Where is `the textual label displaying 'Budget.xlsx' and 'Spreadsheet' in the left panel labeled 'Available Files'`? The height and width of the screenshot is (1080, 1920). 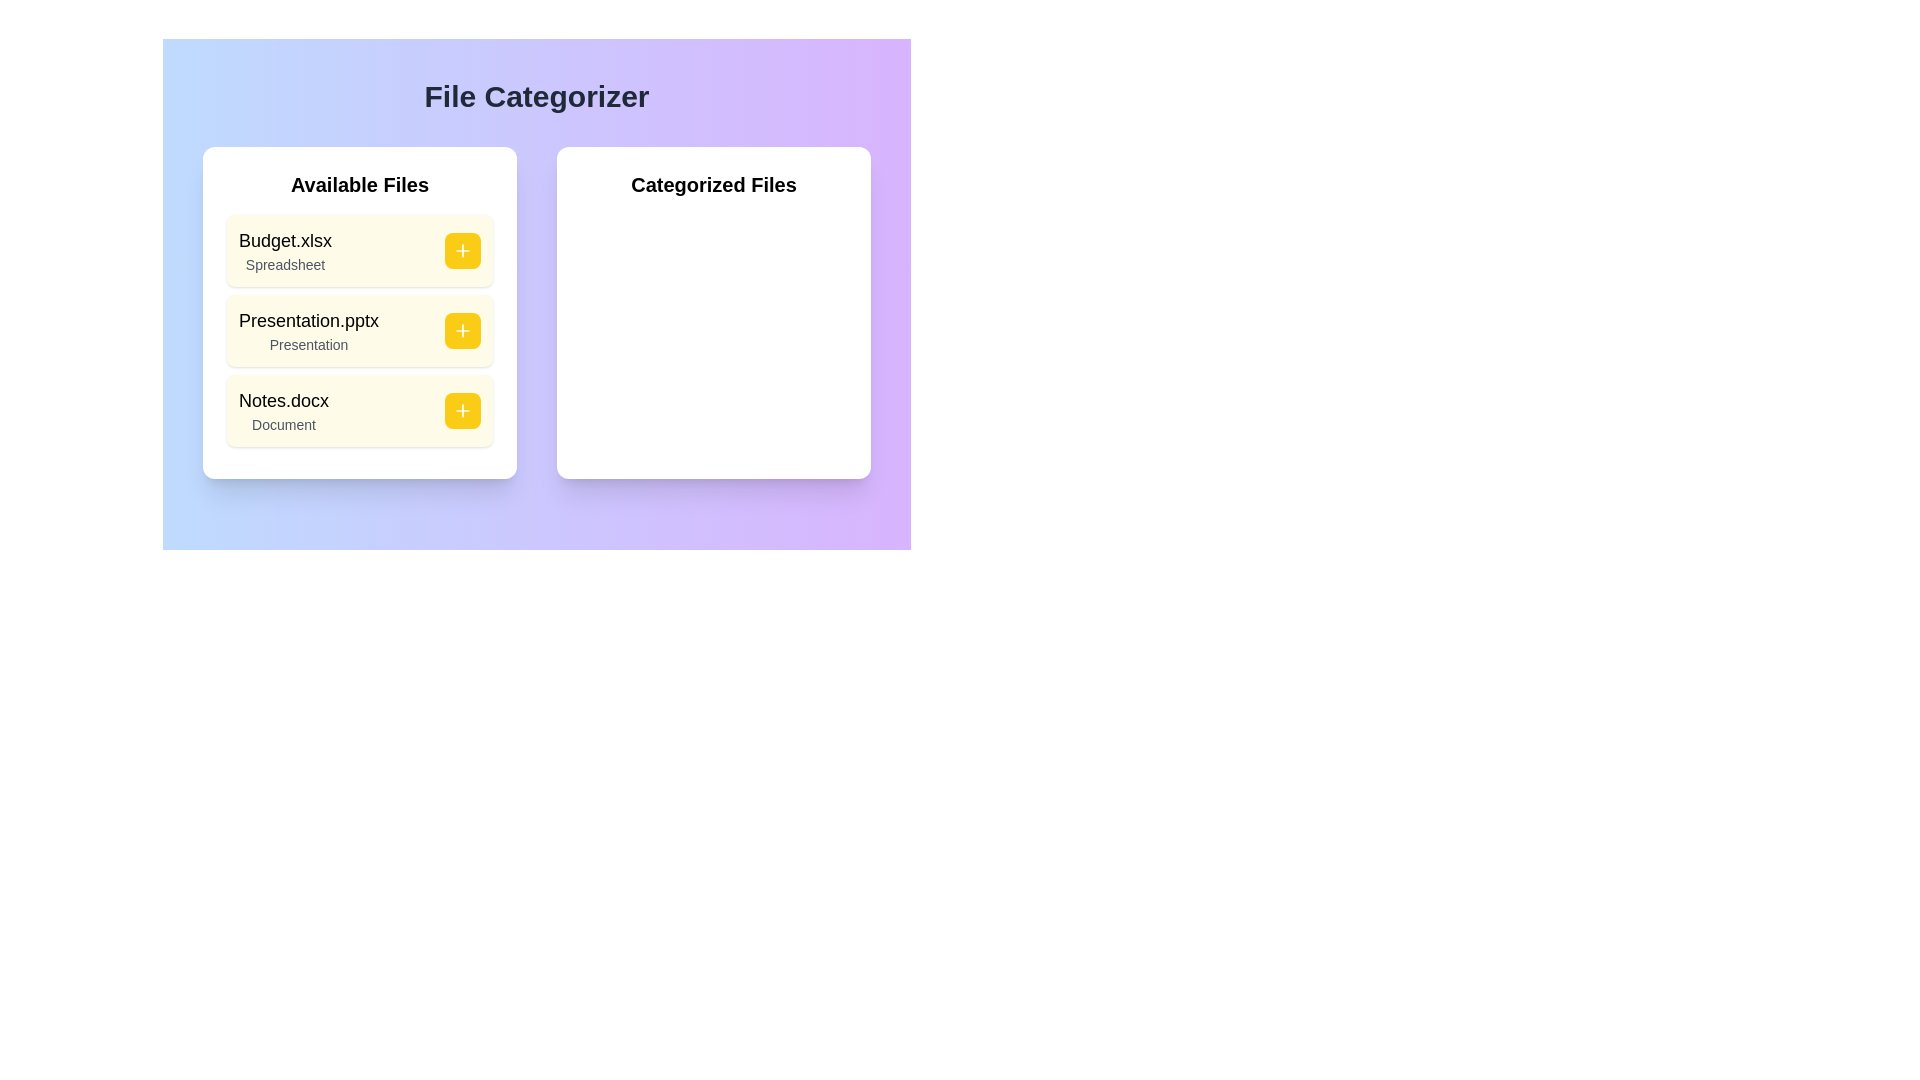 the textual label displaying 'Budget.xlsx' and 'Spreadsheet' in the left panel labeled 'Available Files' is located at coordinates (284, 249).